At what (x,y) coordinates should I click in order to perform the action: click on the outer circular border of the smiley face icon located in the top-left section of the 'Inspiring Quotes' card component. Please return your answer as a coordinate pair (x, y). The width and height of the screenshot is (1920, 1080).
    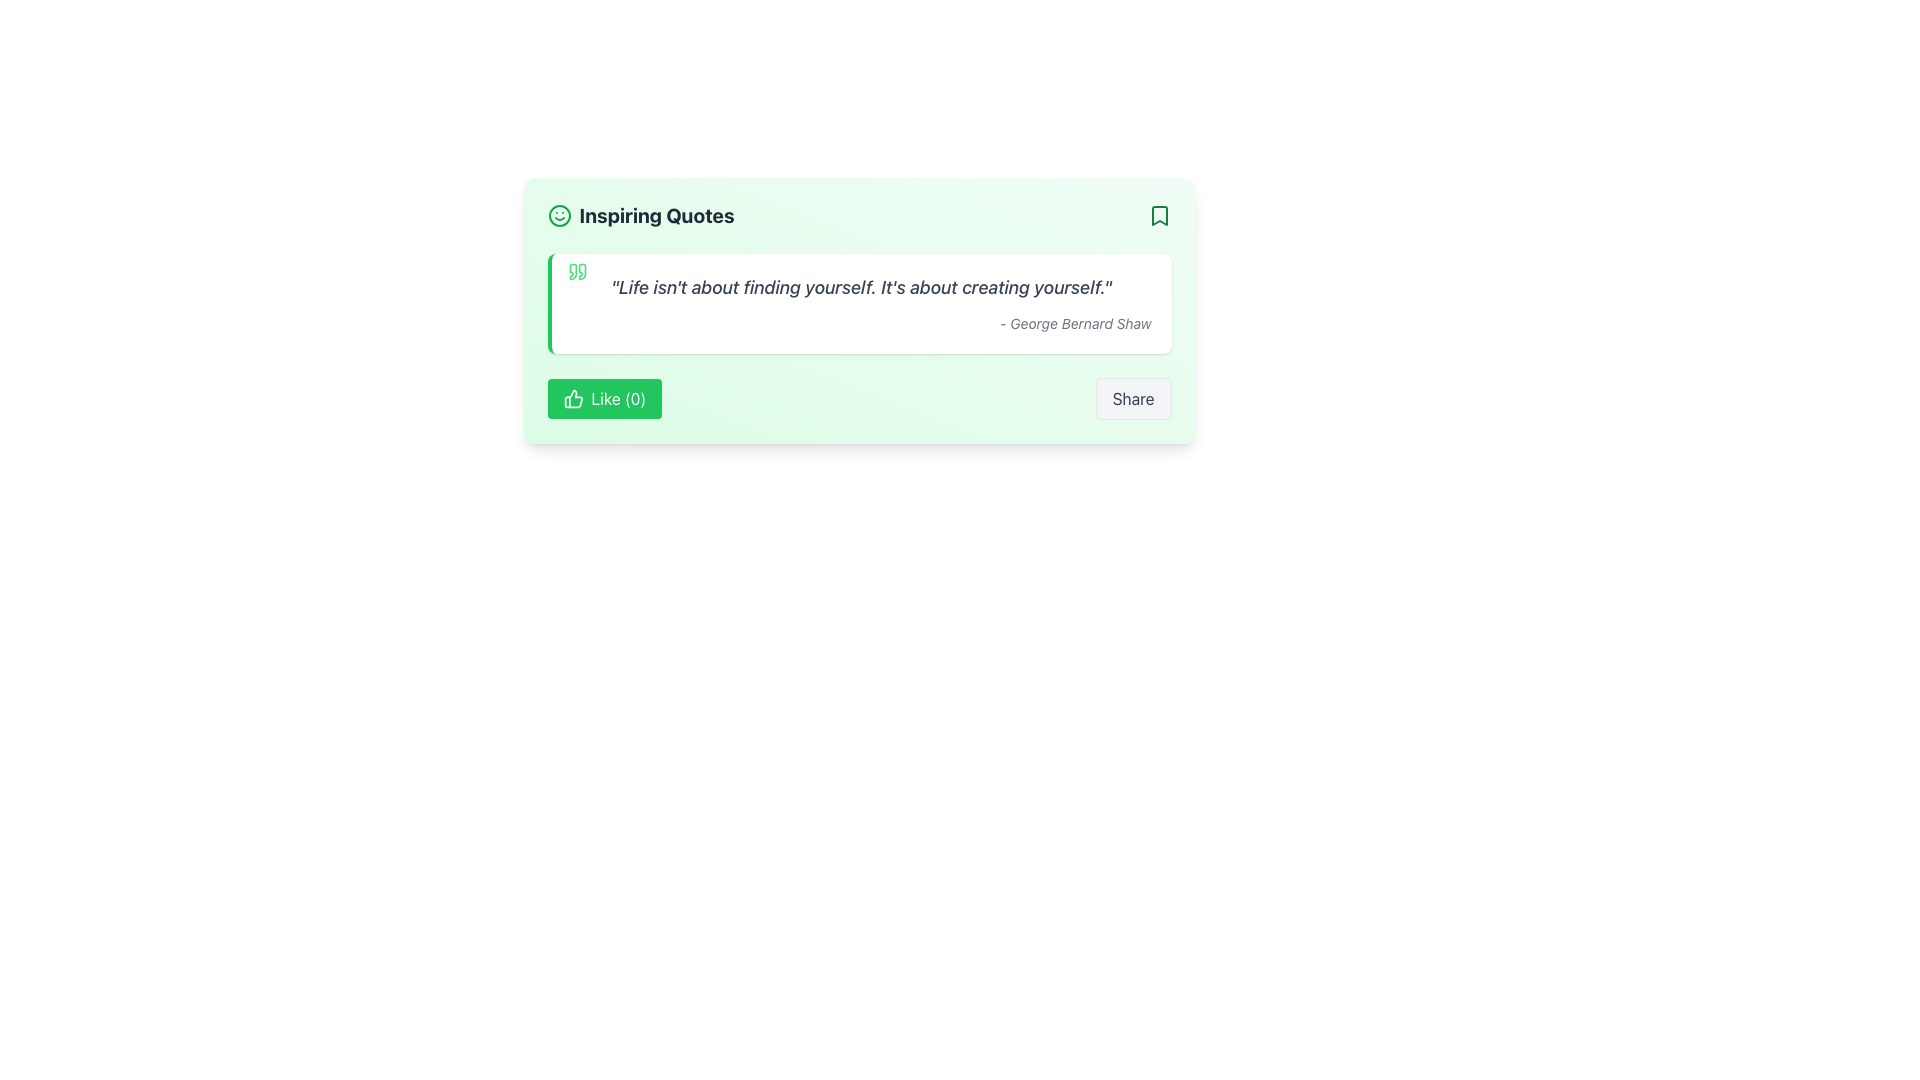
    Looking at the image, I should click on (559, 216).